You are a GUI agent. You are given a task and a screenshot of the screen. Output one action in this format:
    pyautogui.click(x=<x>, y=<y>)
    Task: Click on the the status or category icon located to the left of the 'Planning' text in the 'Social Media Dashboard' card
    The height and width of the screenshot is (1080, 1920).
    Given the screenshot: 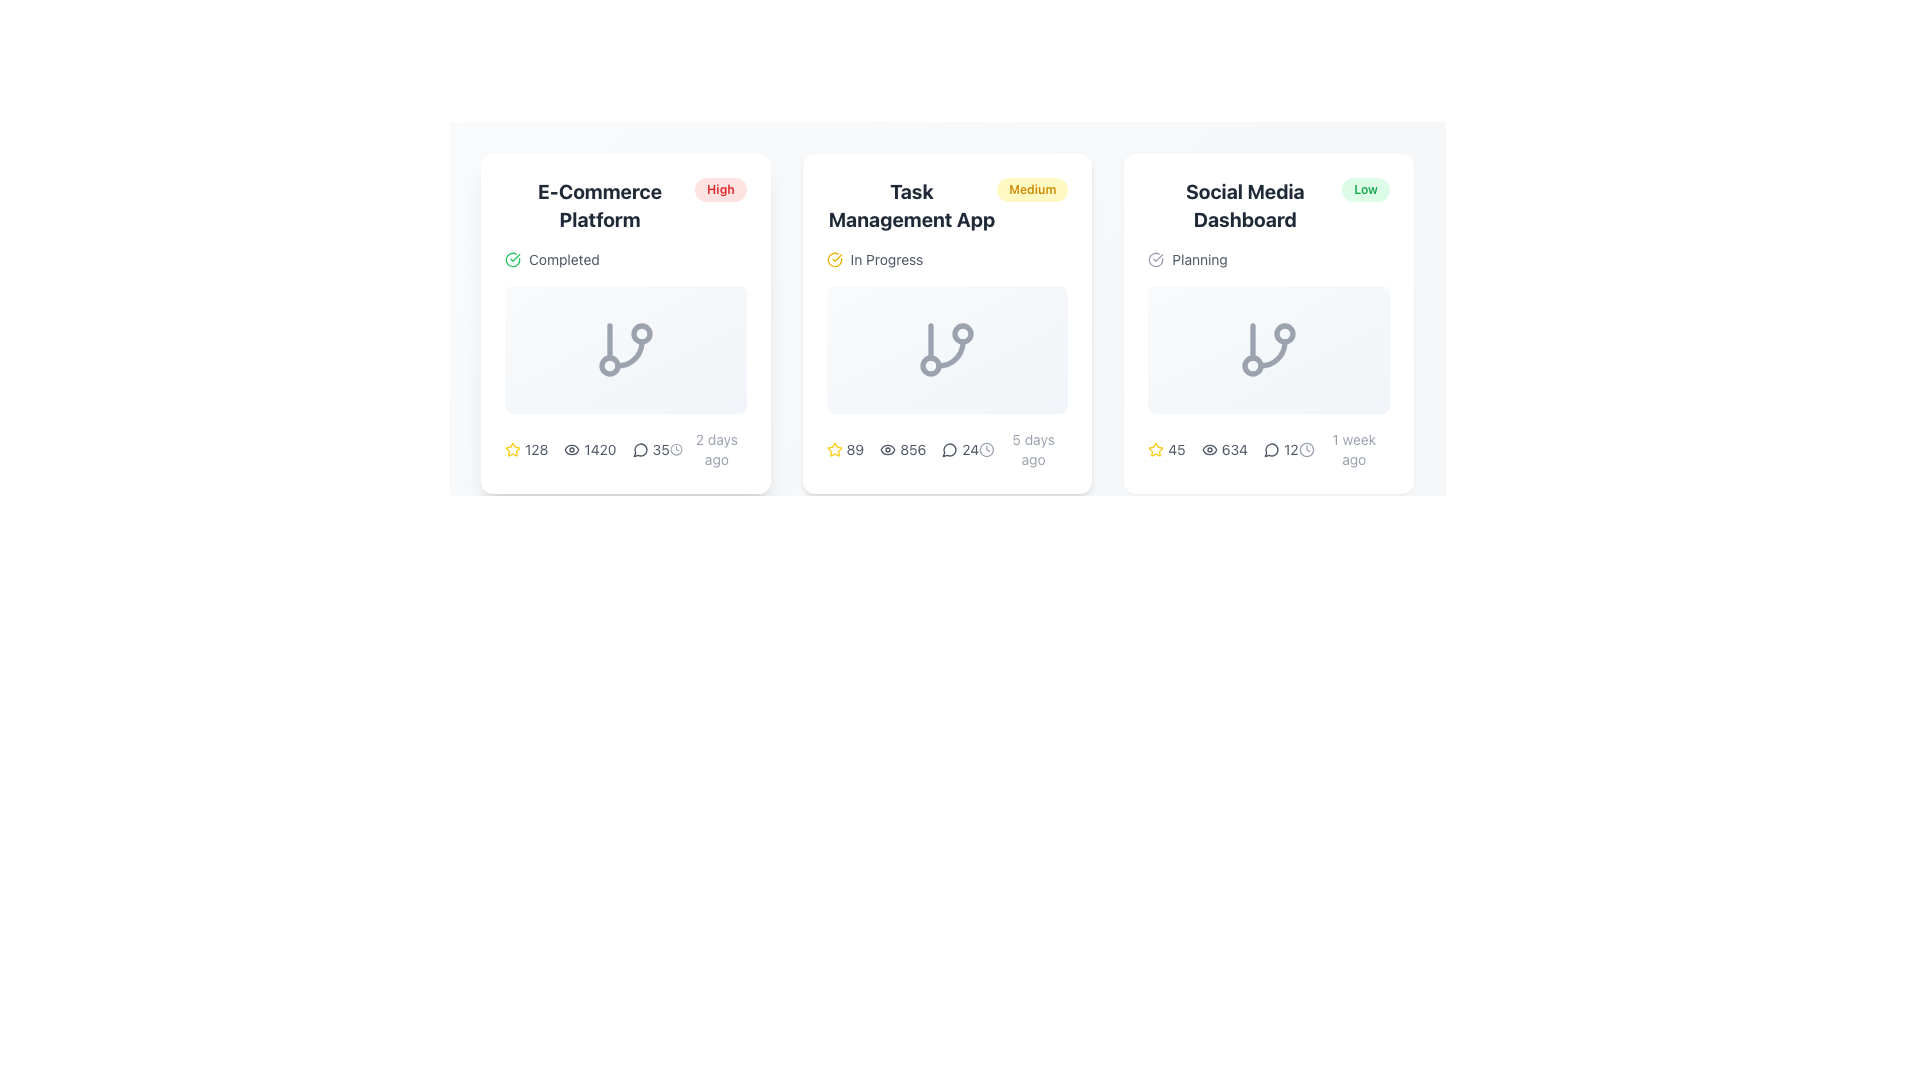 What is the action you would take?
    pyautogui.click(x=1156, y=258)
    